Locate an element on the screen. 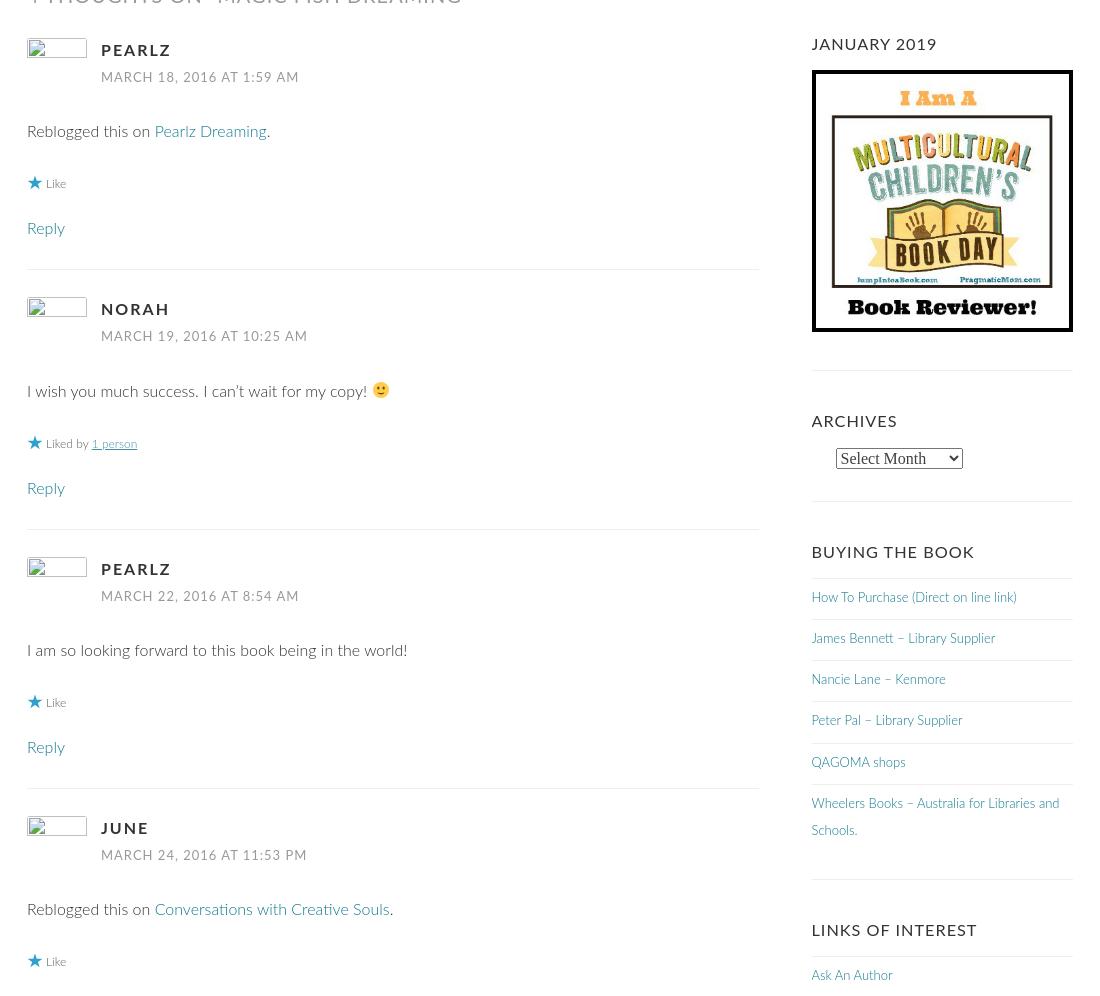 This screenshot has width=1100, height=996. 'March 18, 2016 at 1:59 am' is located at coordinates (100, 77).